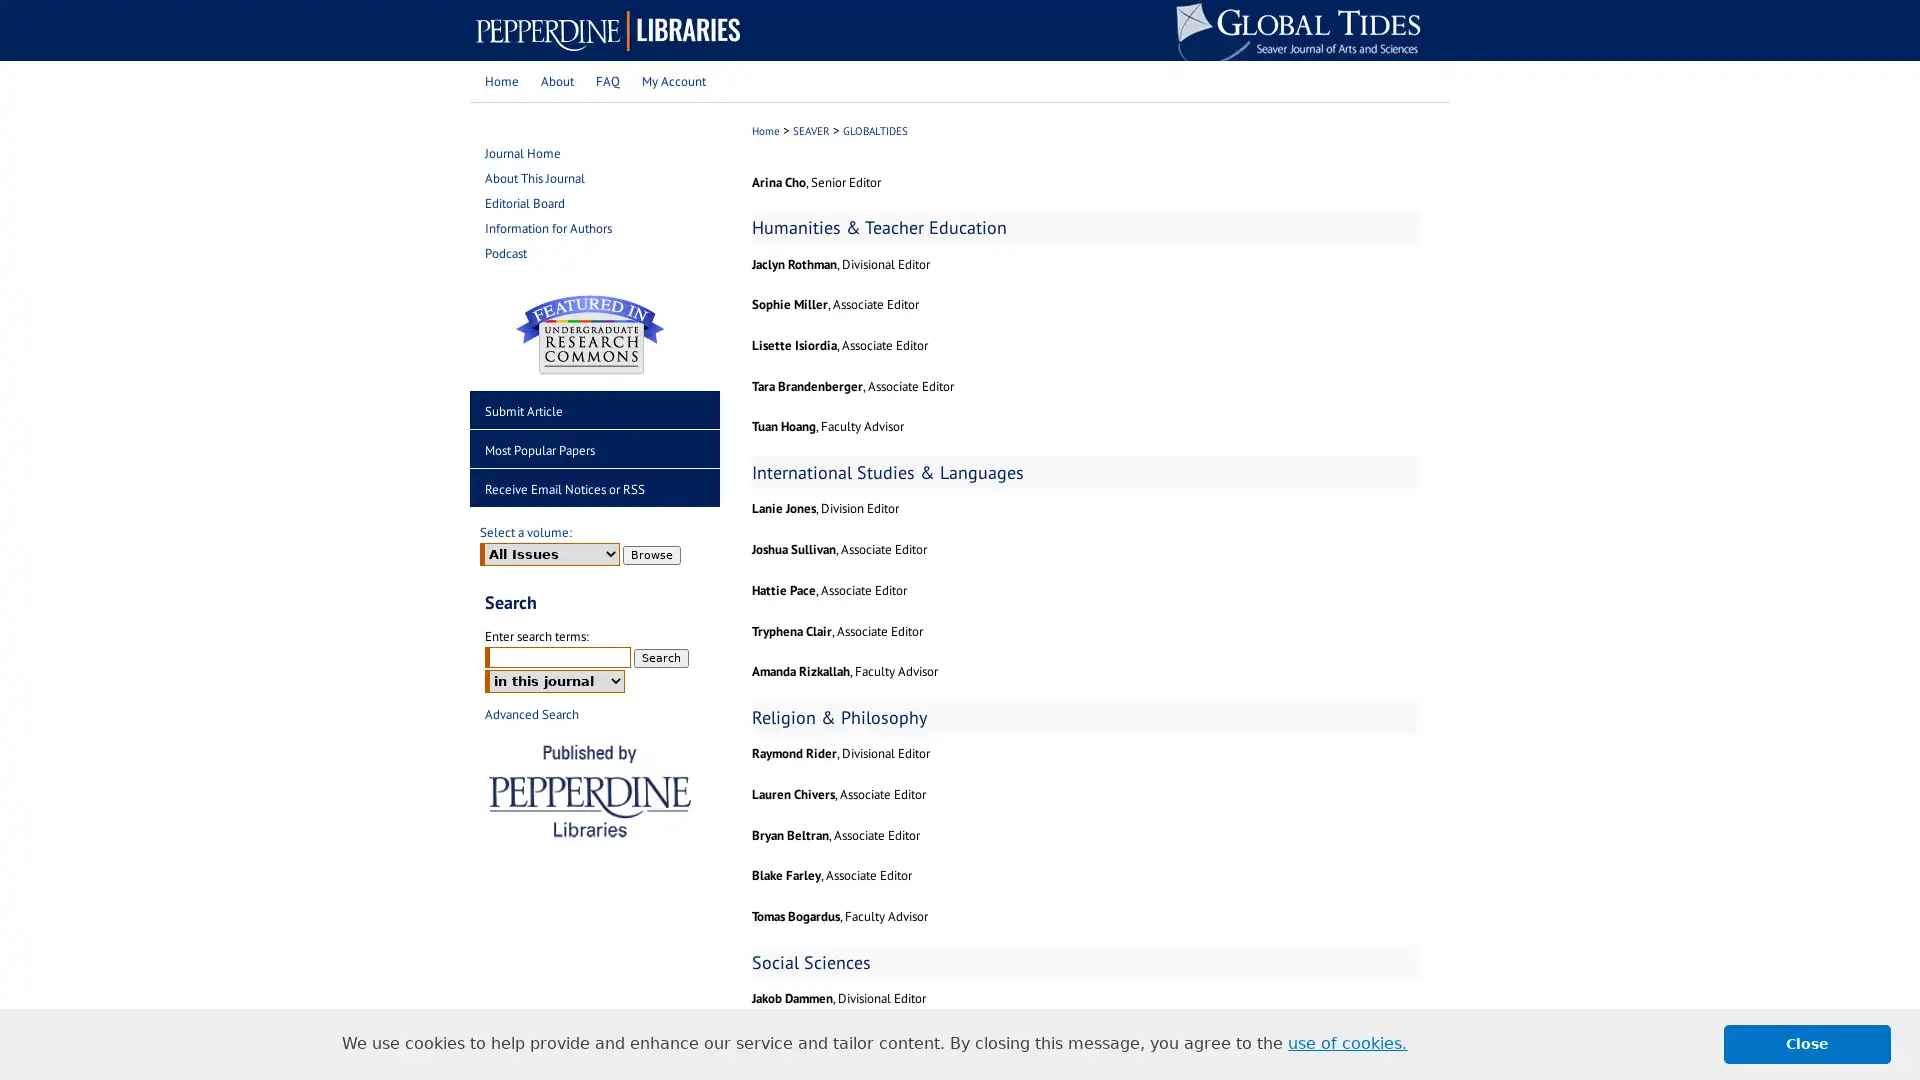 The width and height of the screenshot is (1920, 1080). What do you see at coordinates (661, 657) in the screenshot?
I see `Search` at bounding box center [661, 657].